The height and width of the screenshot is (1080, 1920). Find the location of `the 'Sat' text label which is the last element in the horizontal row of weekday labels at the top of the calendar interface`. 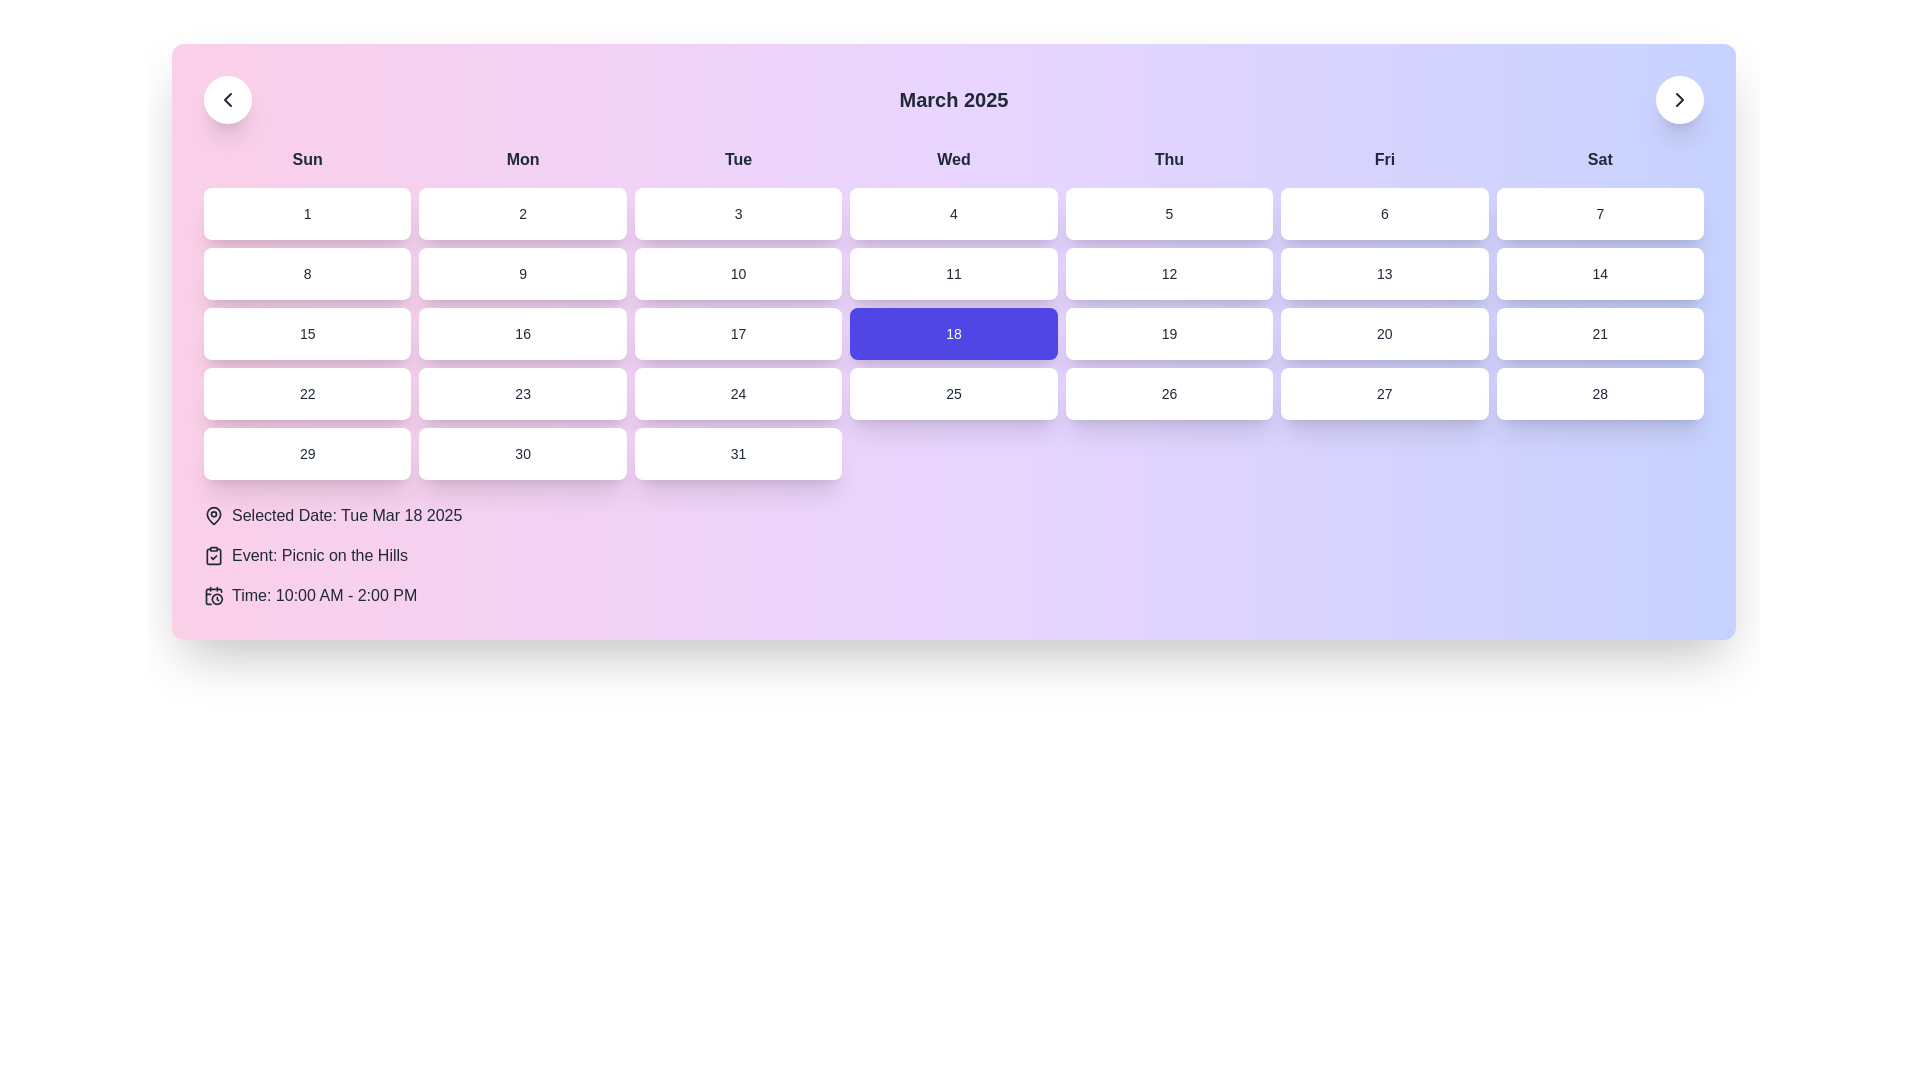

the 'Sat' text label which is the last element in the horizontal row of weekday labels at the top of the calendar interface is located at coordinates (1600, 158).